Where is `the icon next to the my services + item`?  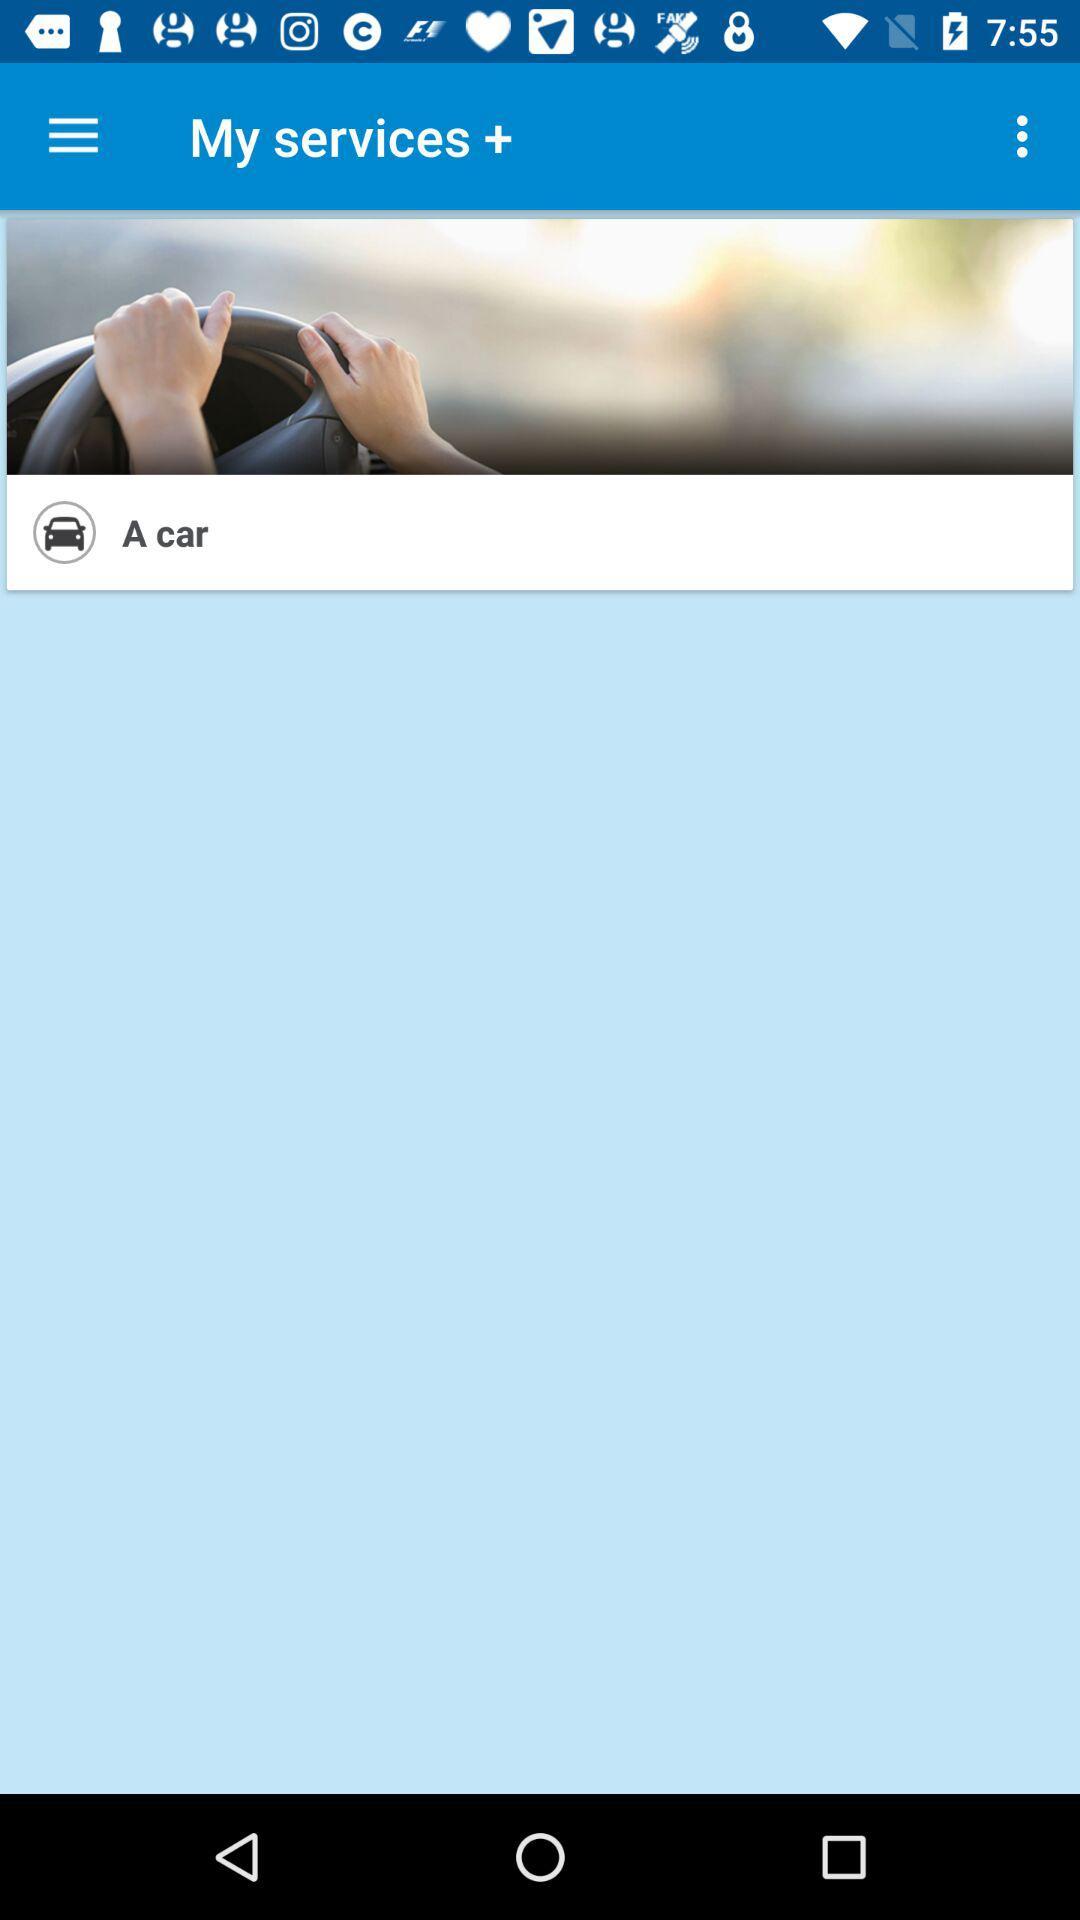 the icon next to the my services + item is located at coordinates (72, 135).